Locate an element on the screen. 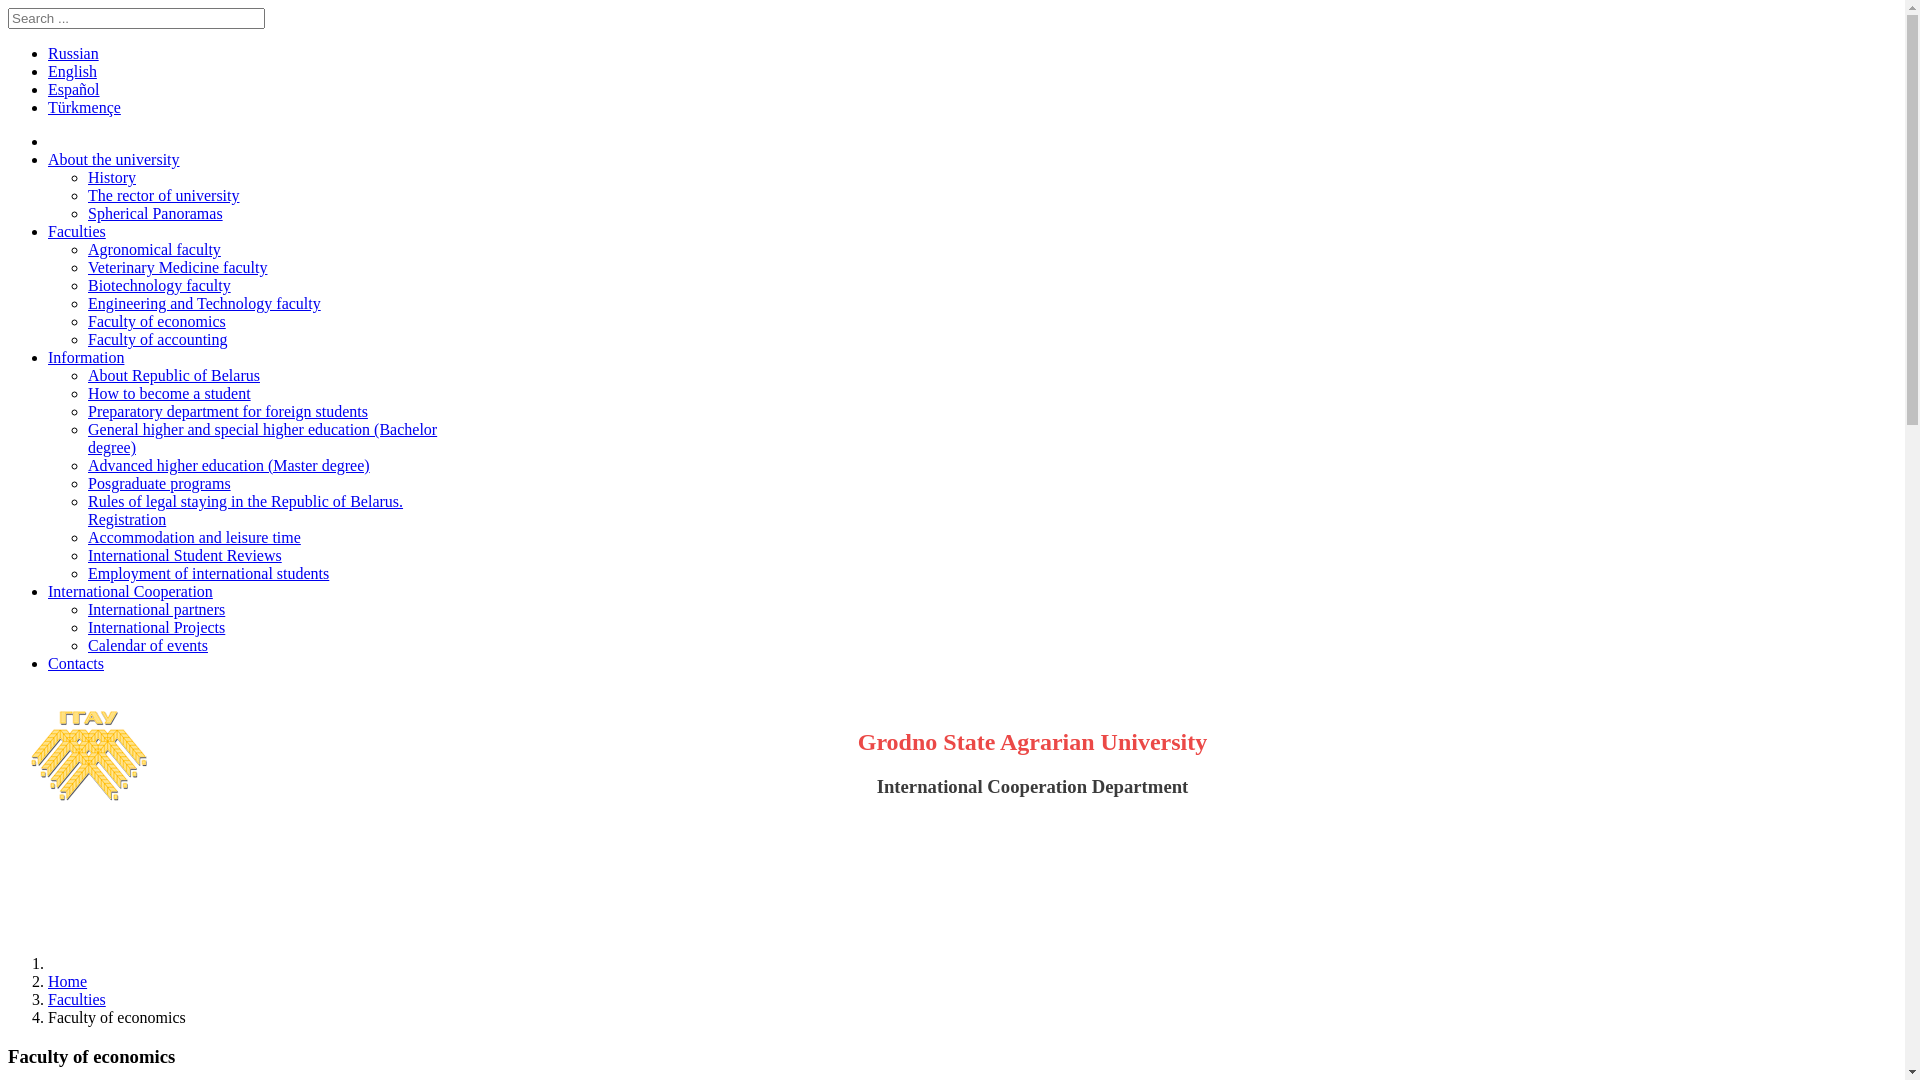 This screenshot has height=1080, width=1920. 'English' is located at coordinates (48, 70).